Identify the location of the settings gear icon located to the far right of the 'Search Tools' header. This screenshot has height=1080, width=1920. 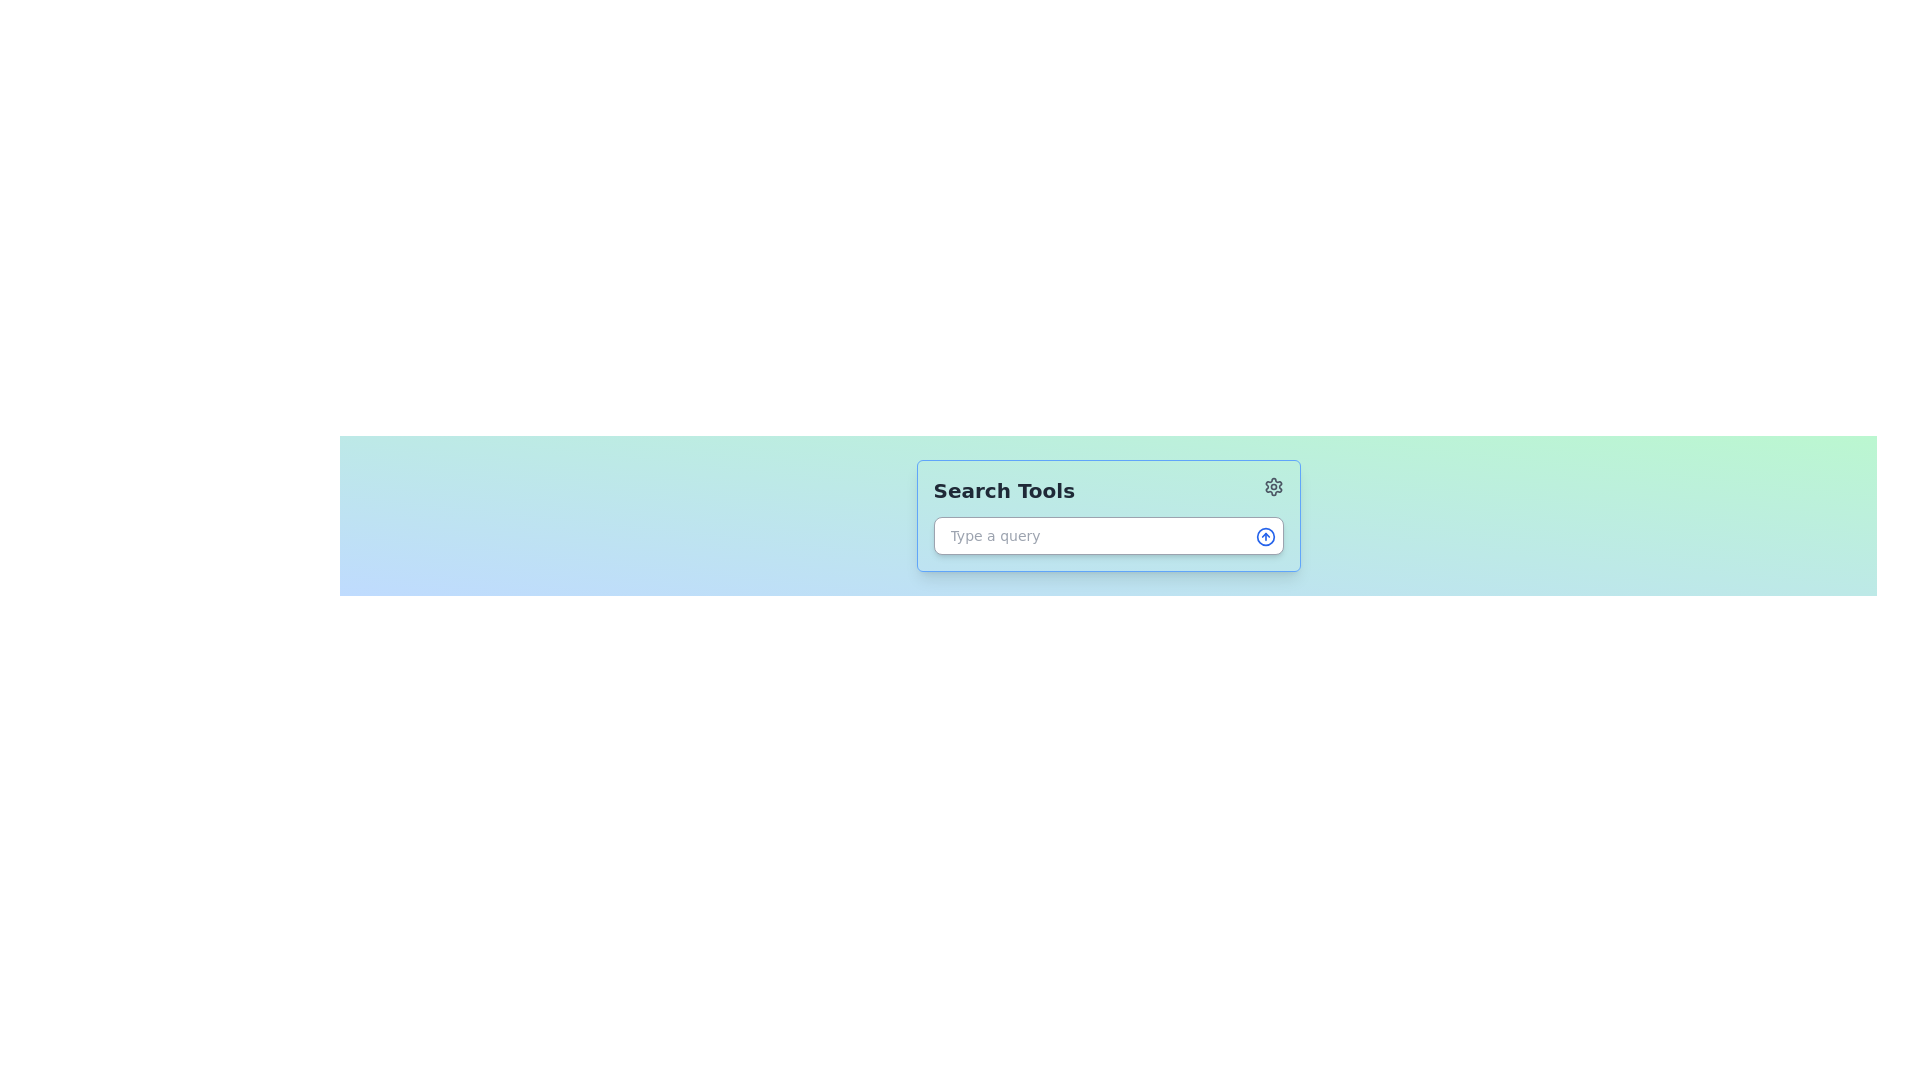
(1272, 486).